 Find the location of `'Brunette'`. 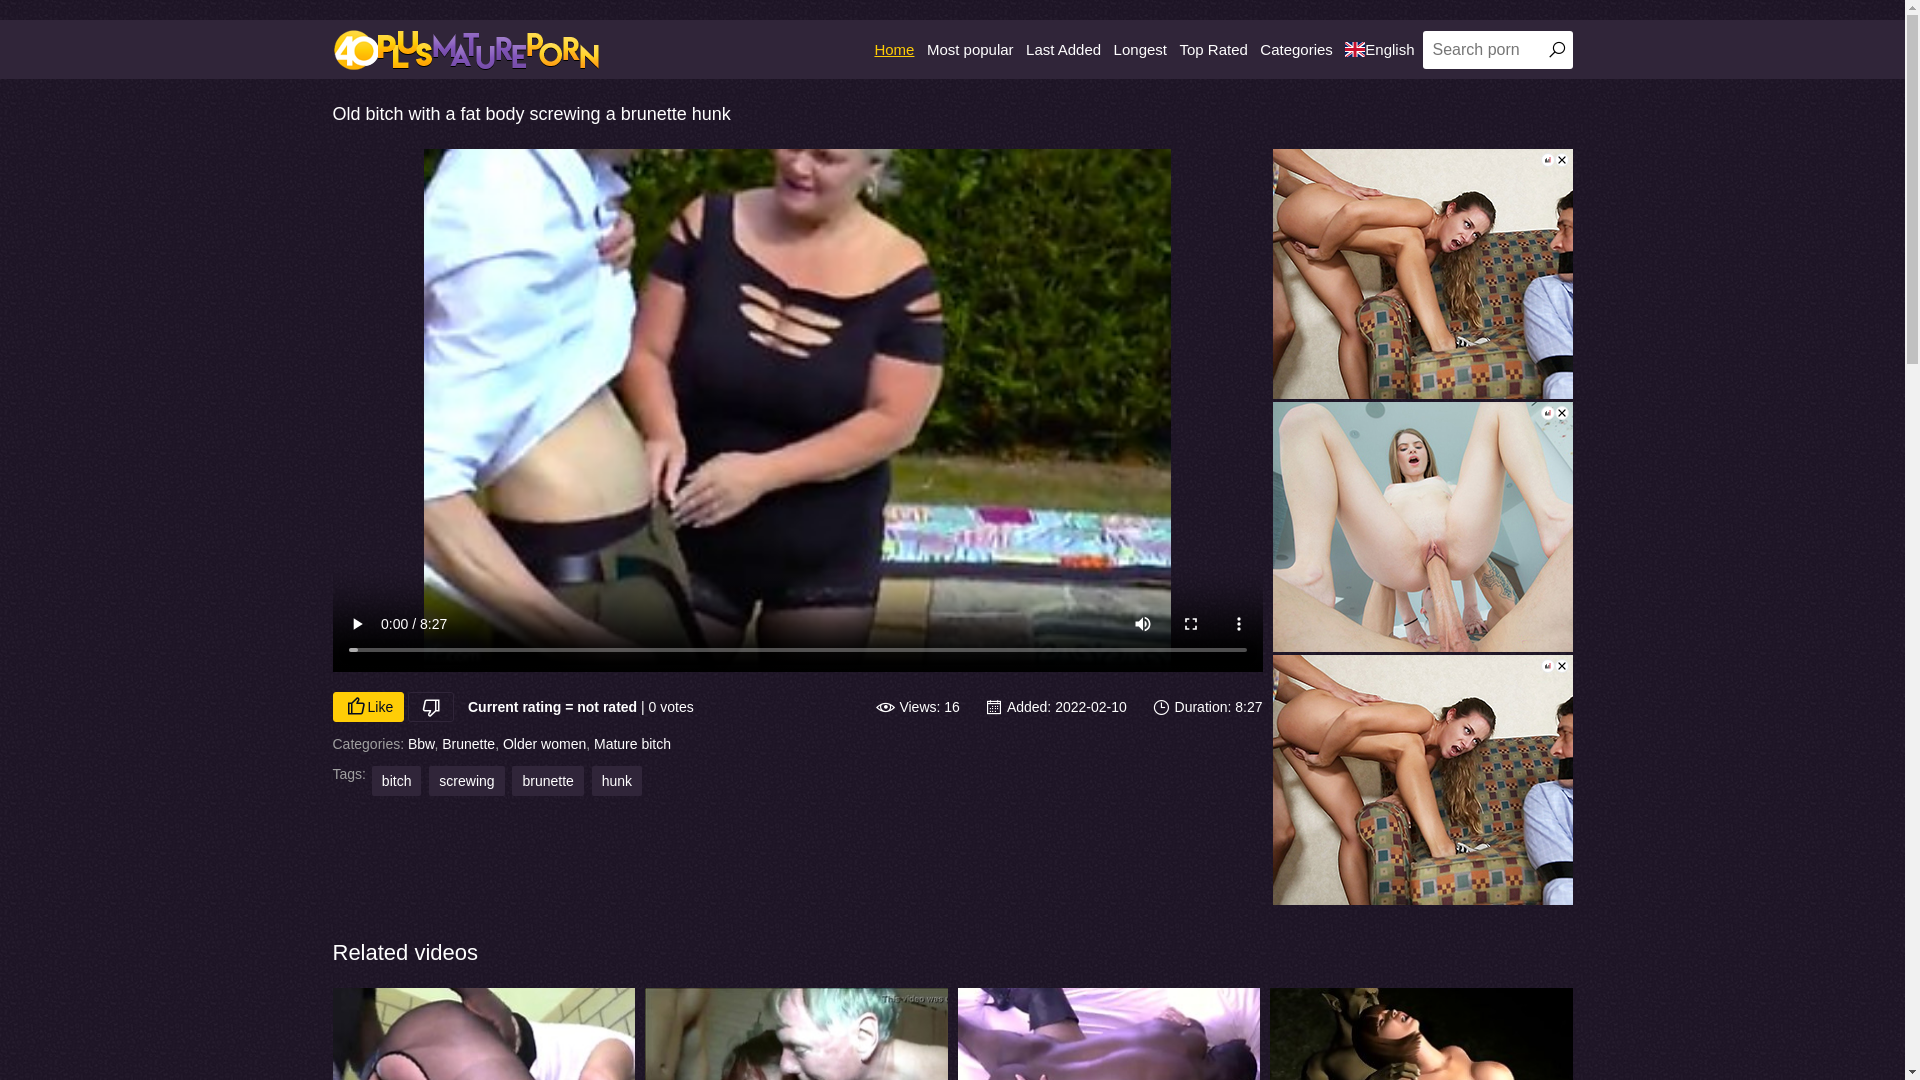

'Brunette' is located at coordinates (467, 744).